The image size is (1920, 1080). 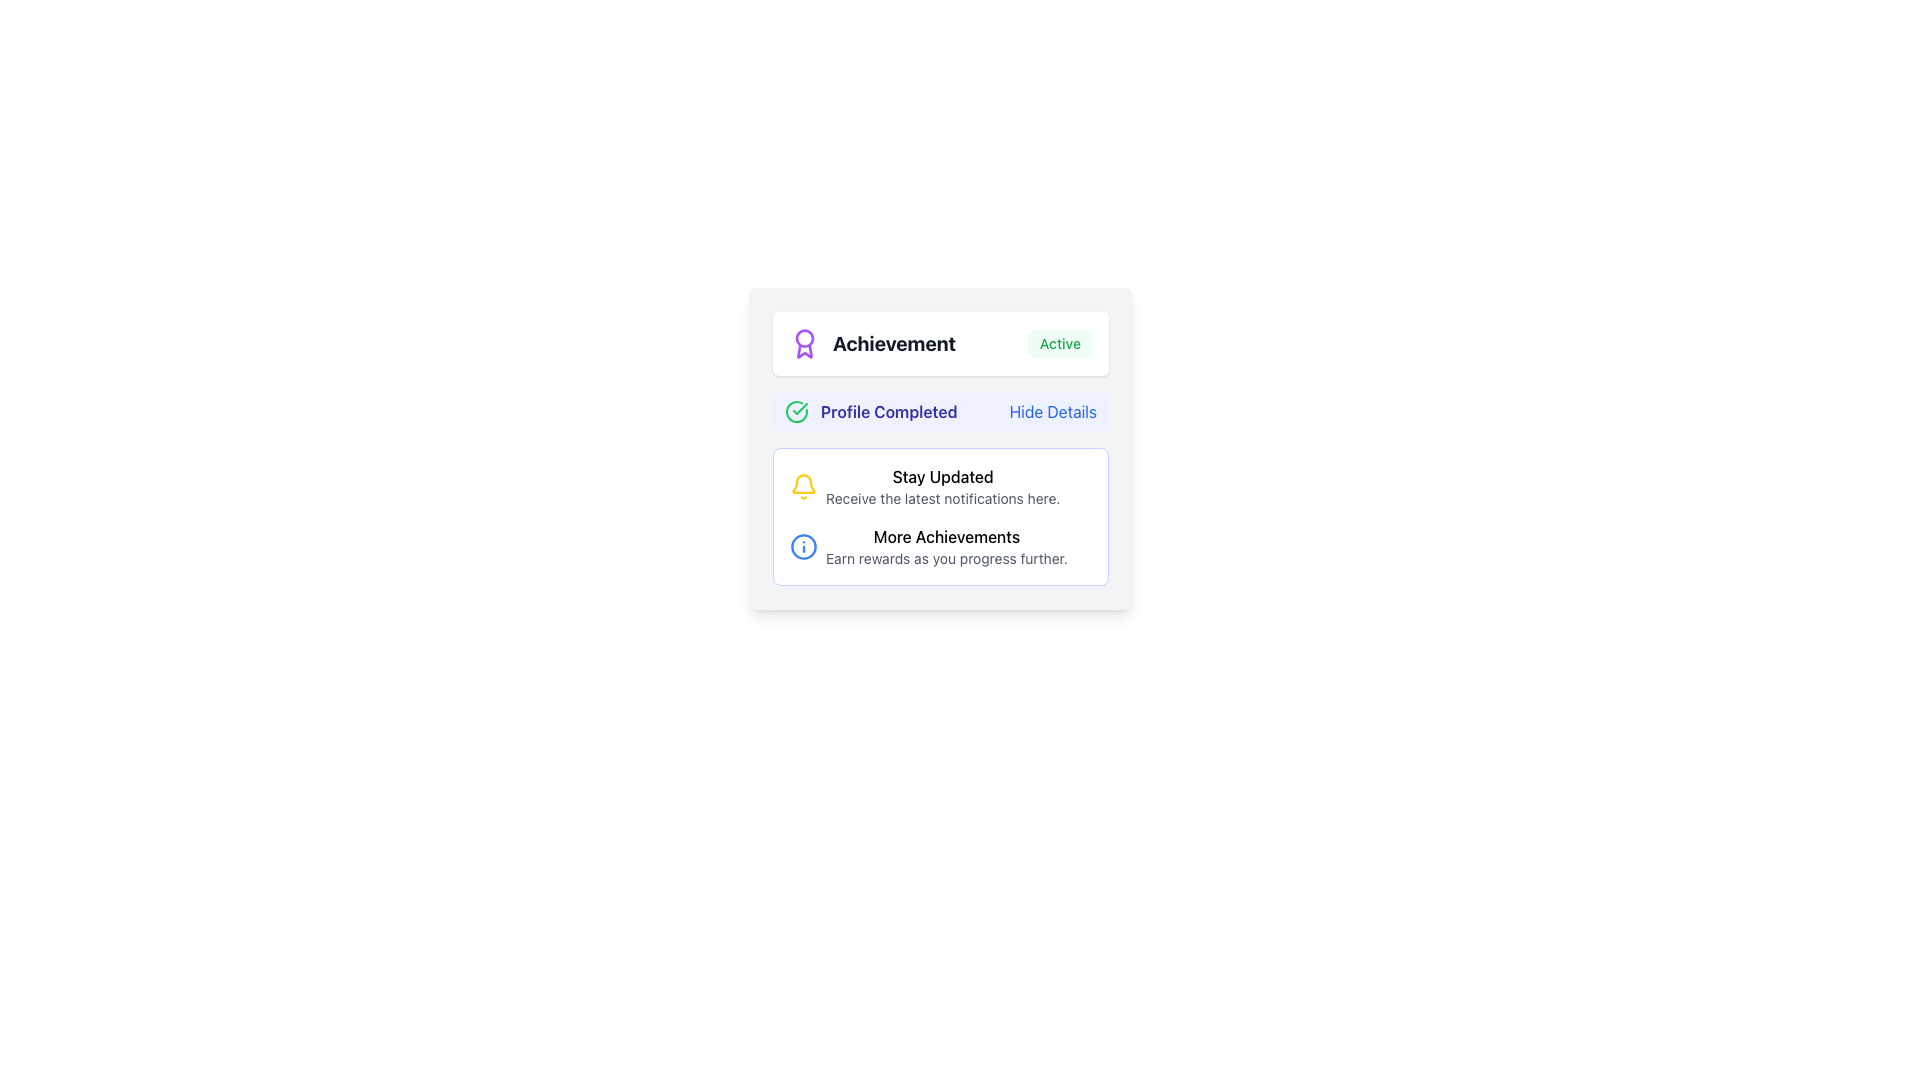 What do you see at coordinates (804, 547) in the screenshot?
I see `the blue information icon with a lowercase 'i' located to the left of the 'More Achievements' text in the rewards section` at bounding box center [804, 547].